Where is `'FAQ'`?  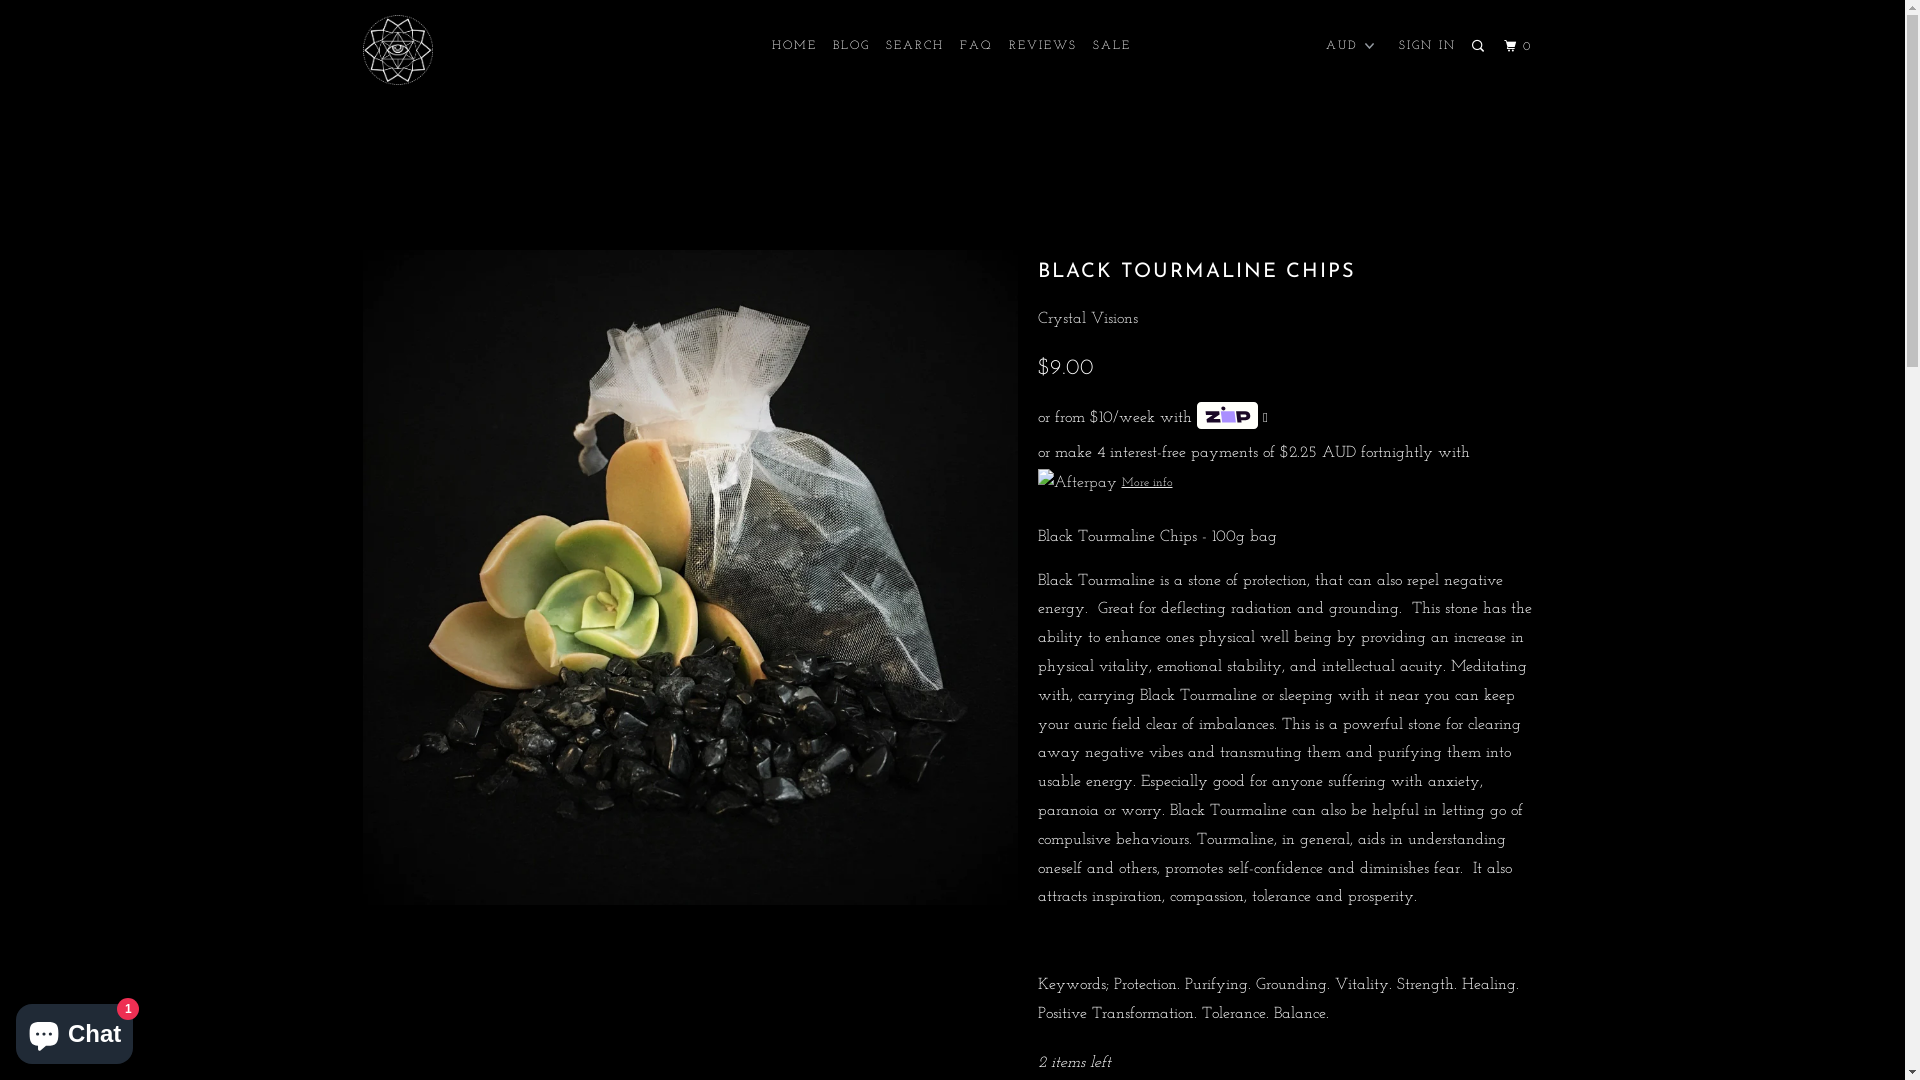
'FAQ' is located at coordinates (954, 45).